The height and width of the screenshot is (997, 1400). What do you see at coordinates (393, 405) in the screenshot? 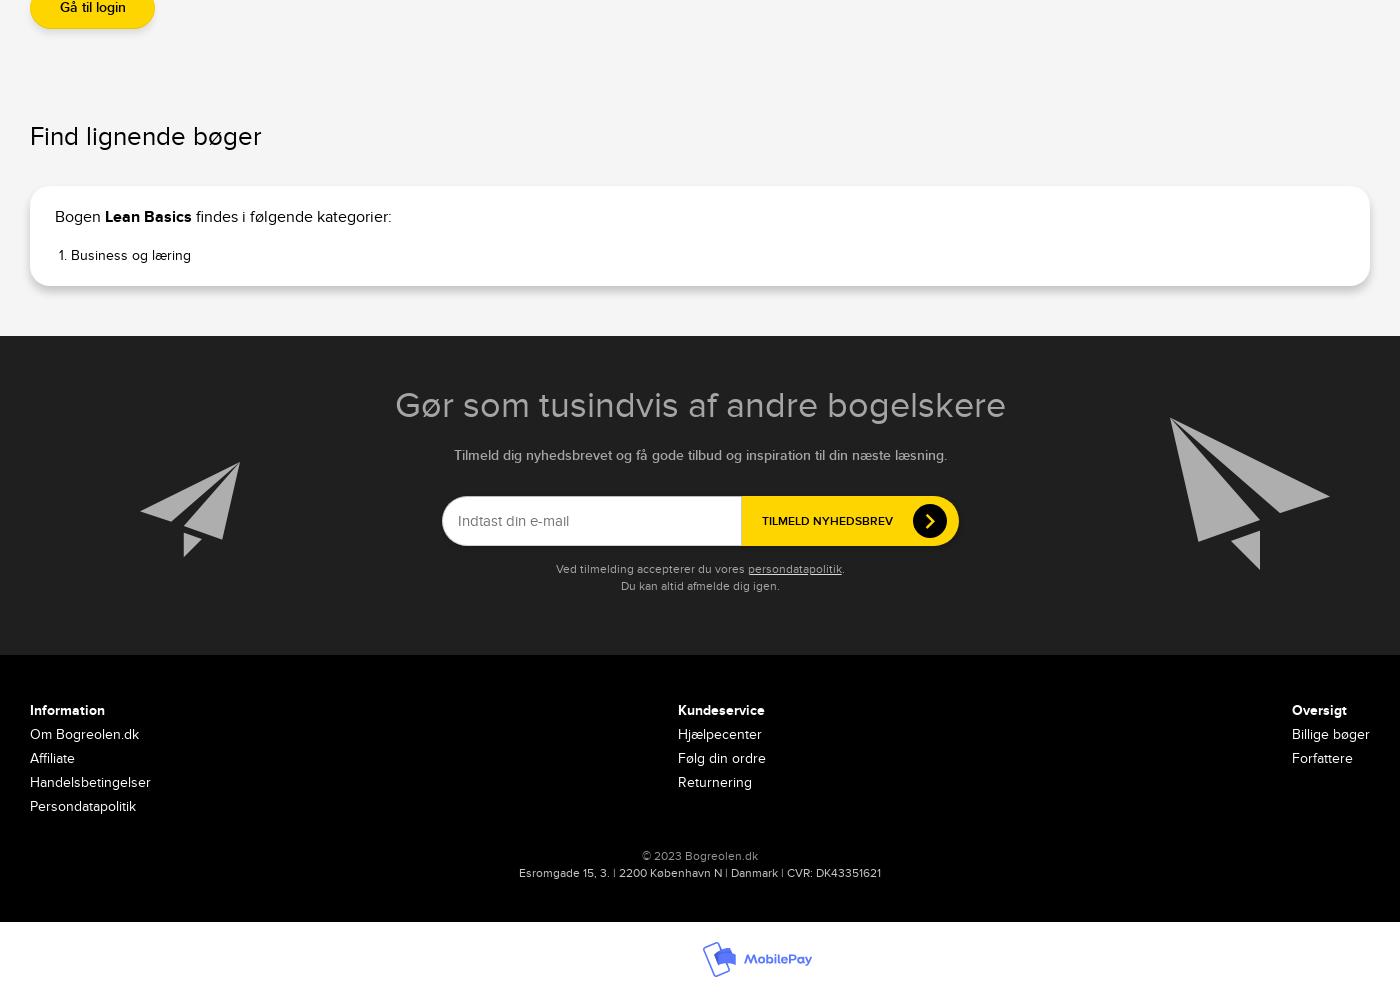
I see `'Gør som tusindvis af andre bogelskere'` at bounding box center [393, 405].